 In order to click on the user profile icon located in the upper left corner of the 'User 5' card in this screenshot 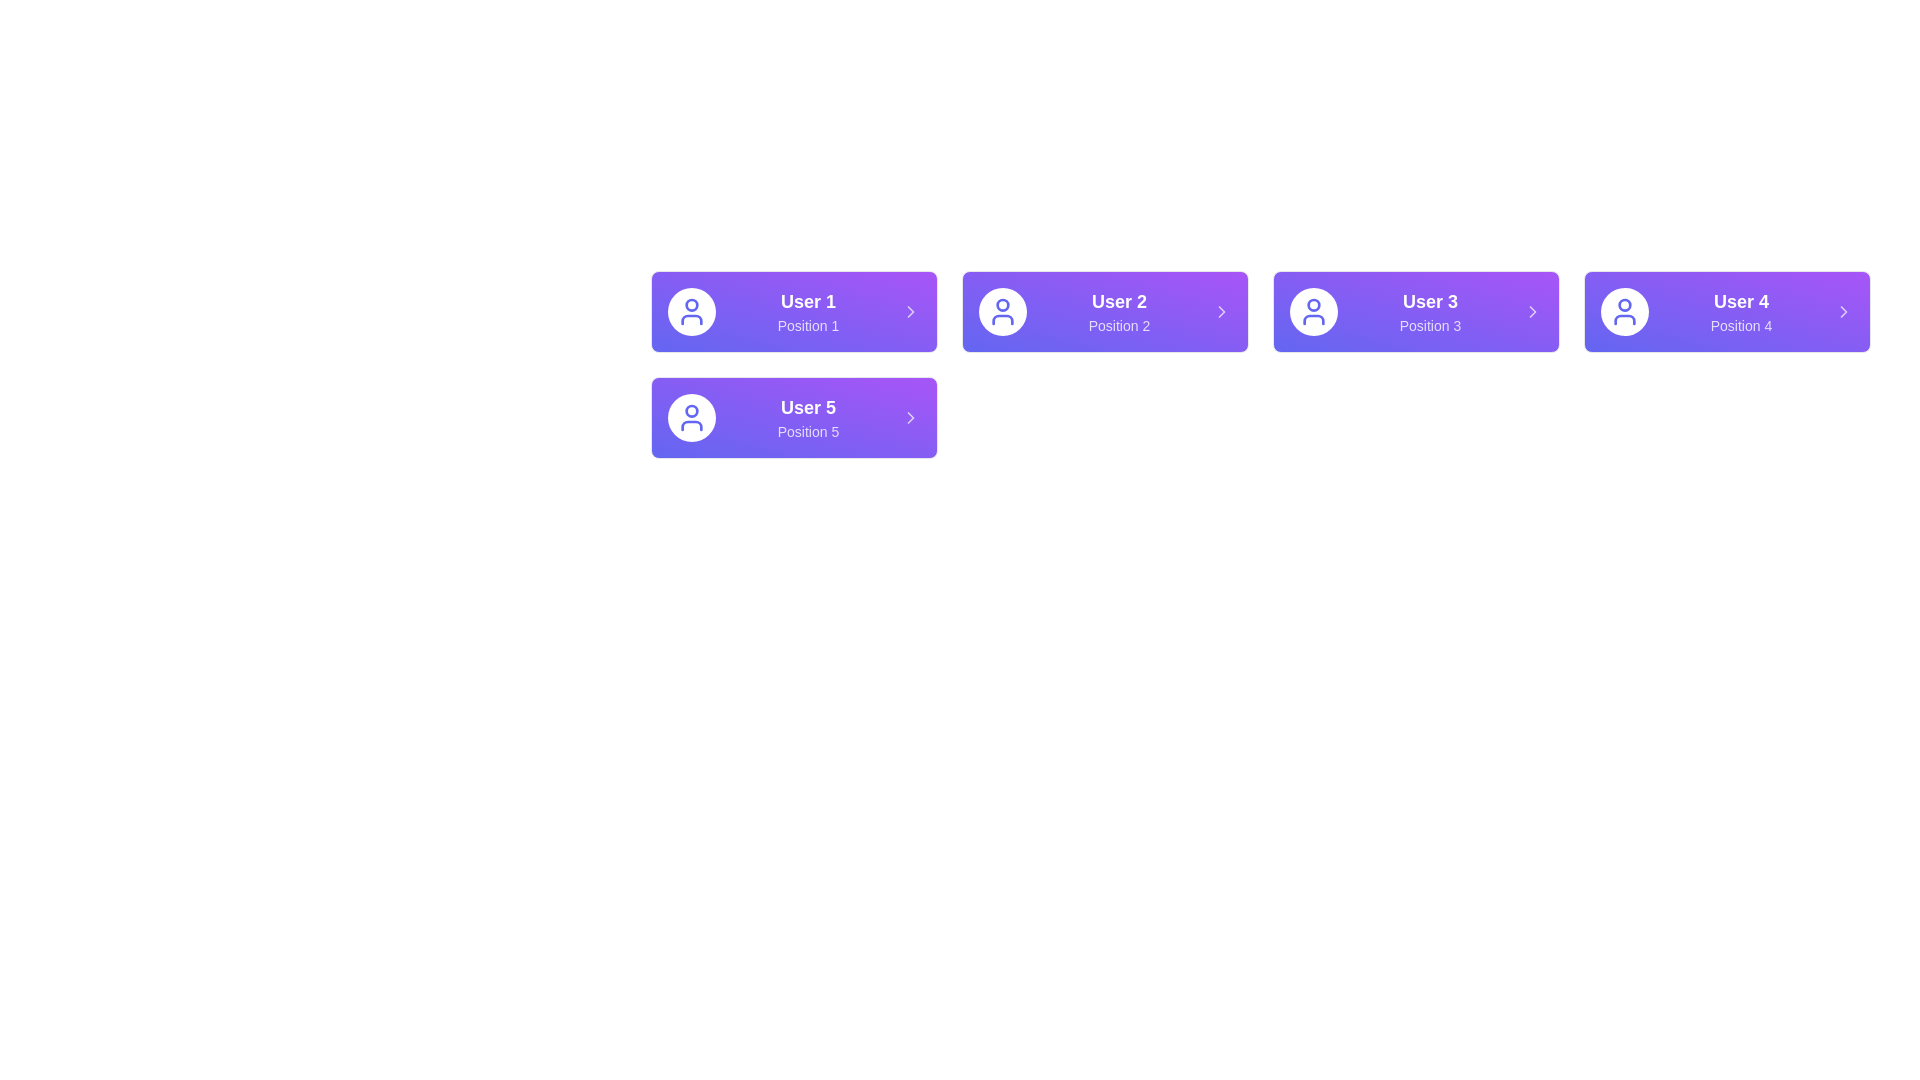, I will do `click(691, 416)`.